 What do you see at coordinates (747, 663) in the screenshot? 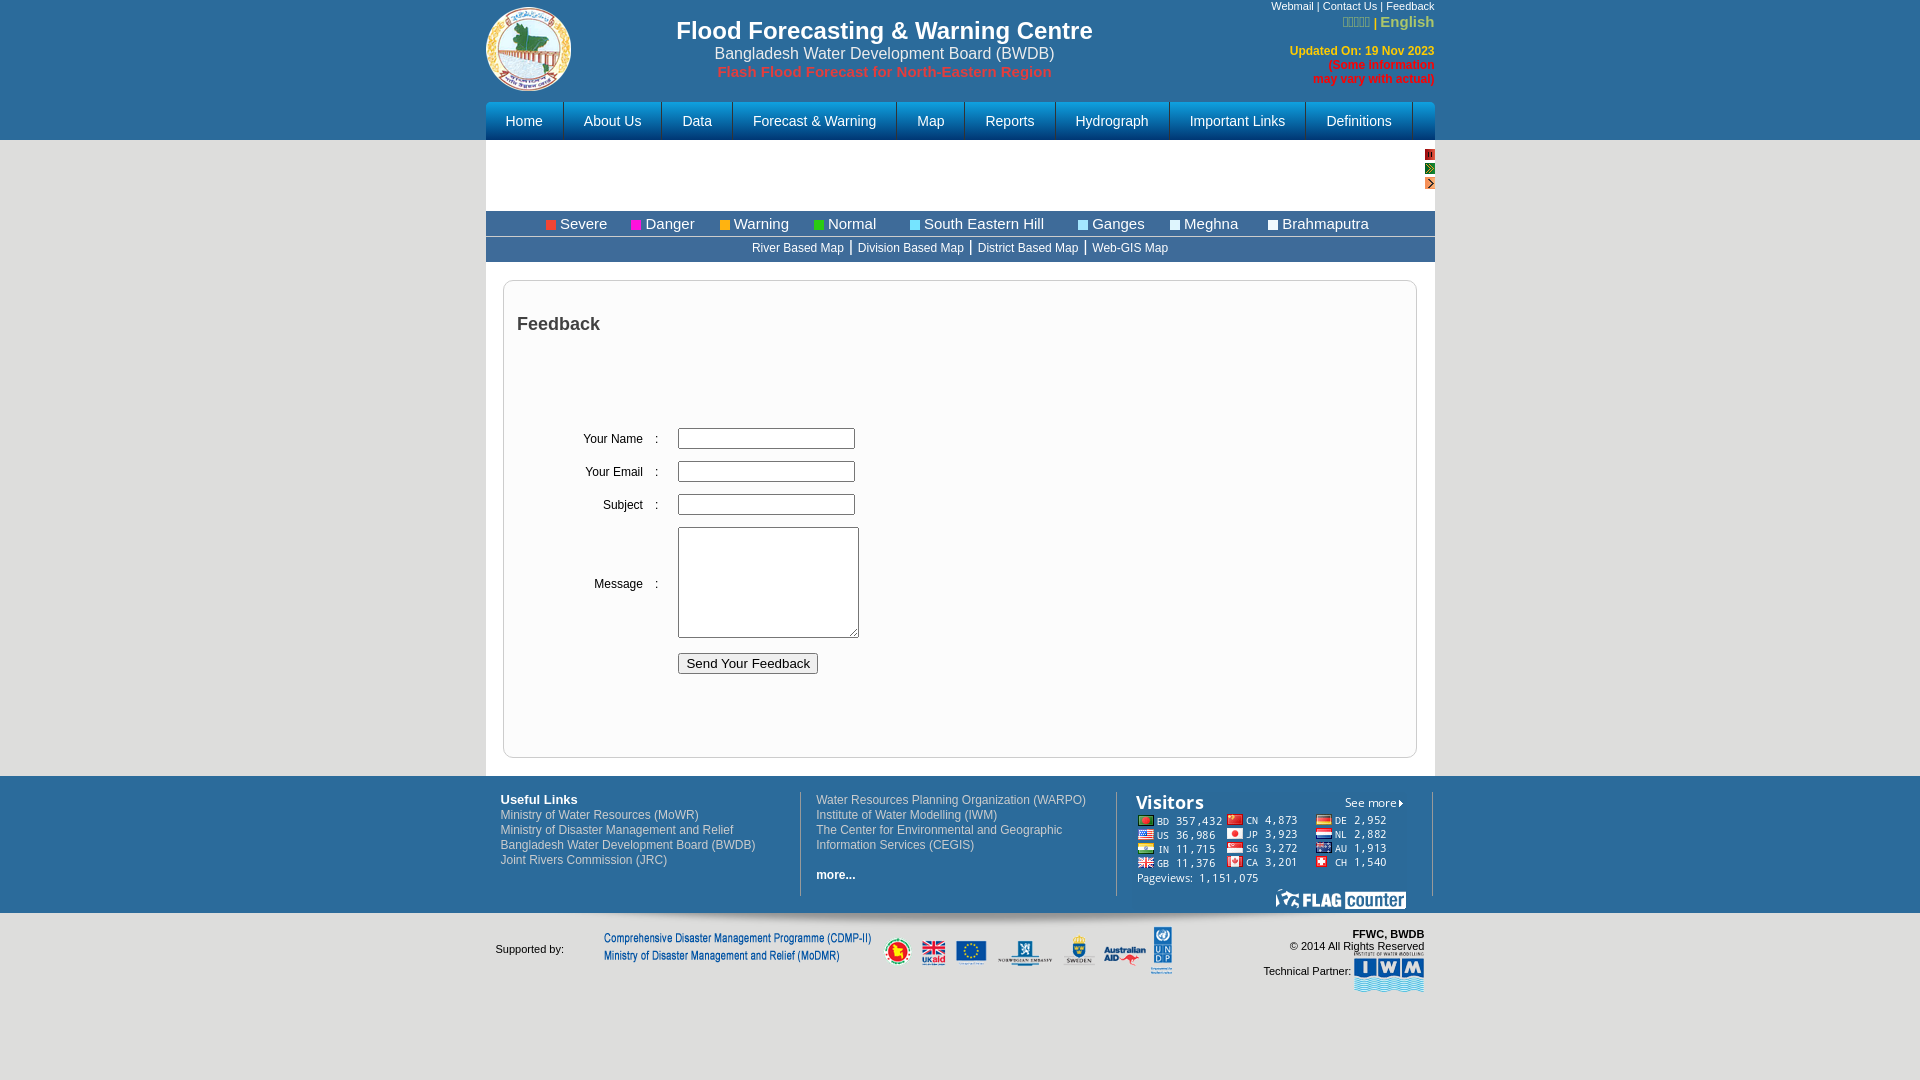
I see `'Send Your Feedback'` at bounding box center [747, 663].